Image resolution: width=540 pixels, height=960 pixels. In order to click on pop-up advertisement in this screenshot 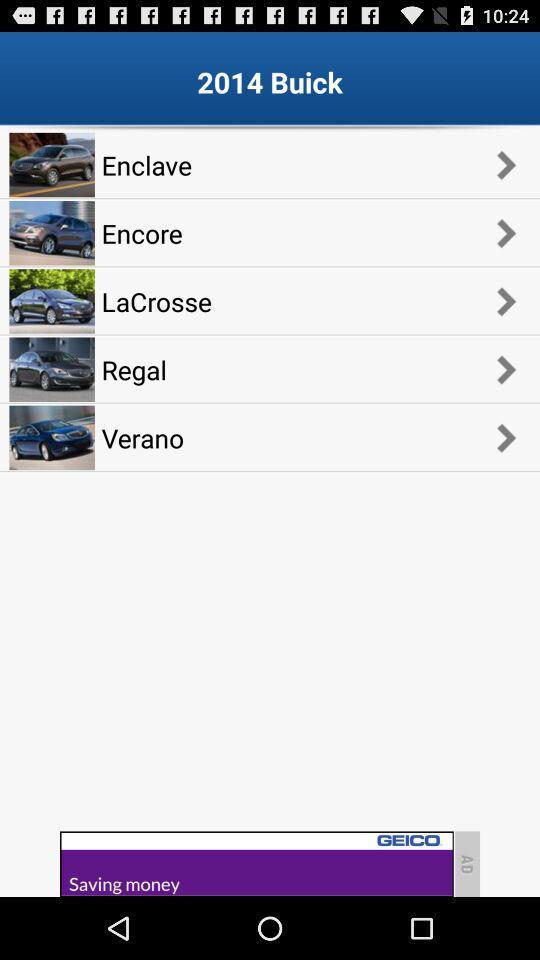, I will do `click(256, 863)`.